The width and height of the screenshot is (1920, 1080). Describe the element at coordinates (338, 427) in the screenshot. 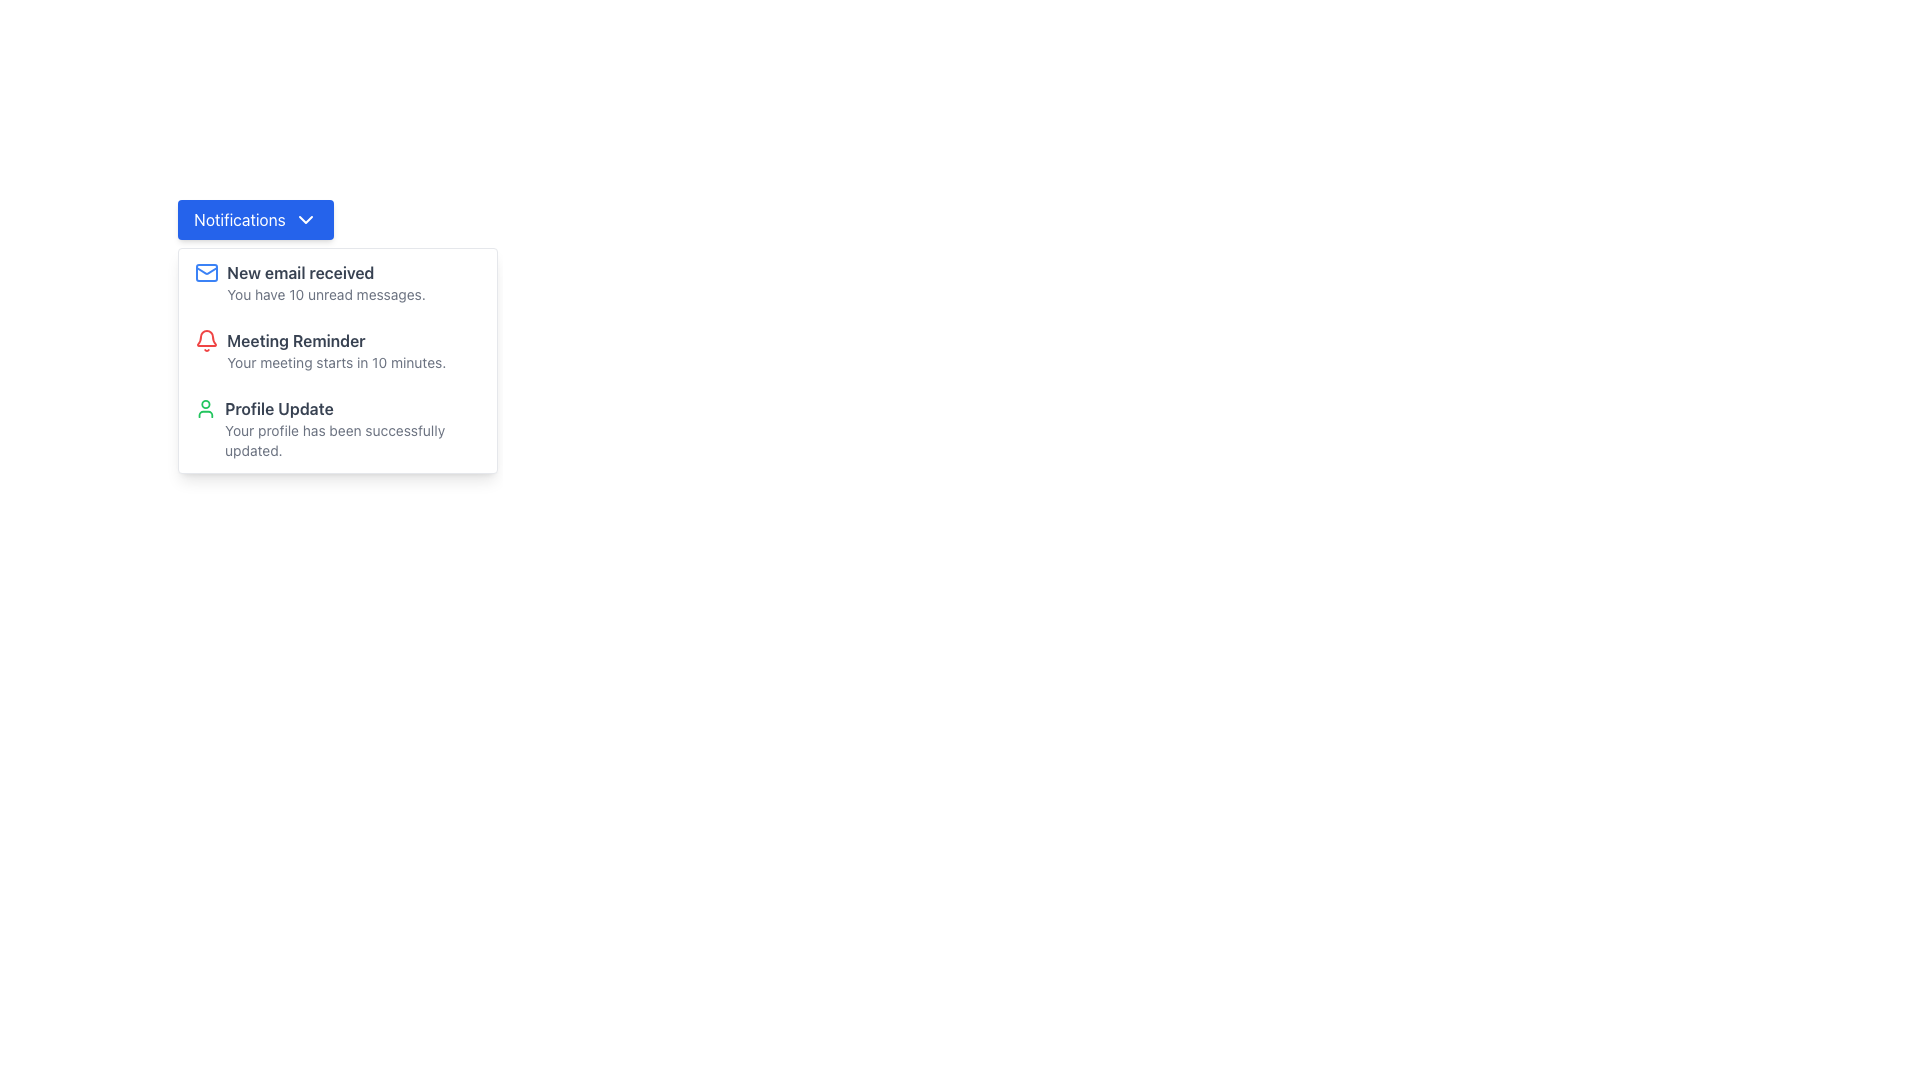

I see `the third notification entry in the dropdown, which contains a green user icon and the text 'Profile Update' followed by 'Your profile has been successfully updated.'` at that location.